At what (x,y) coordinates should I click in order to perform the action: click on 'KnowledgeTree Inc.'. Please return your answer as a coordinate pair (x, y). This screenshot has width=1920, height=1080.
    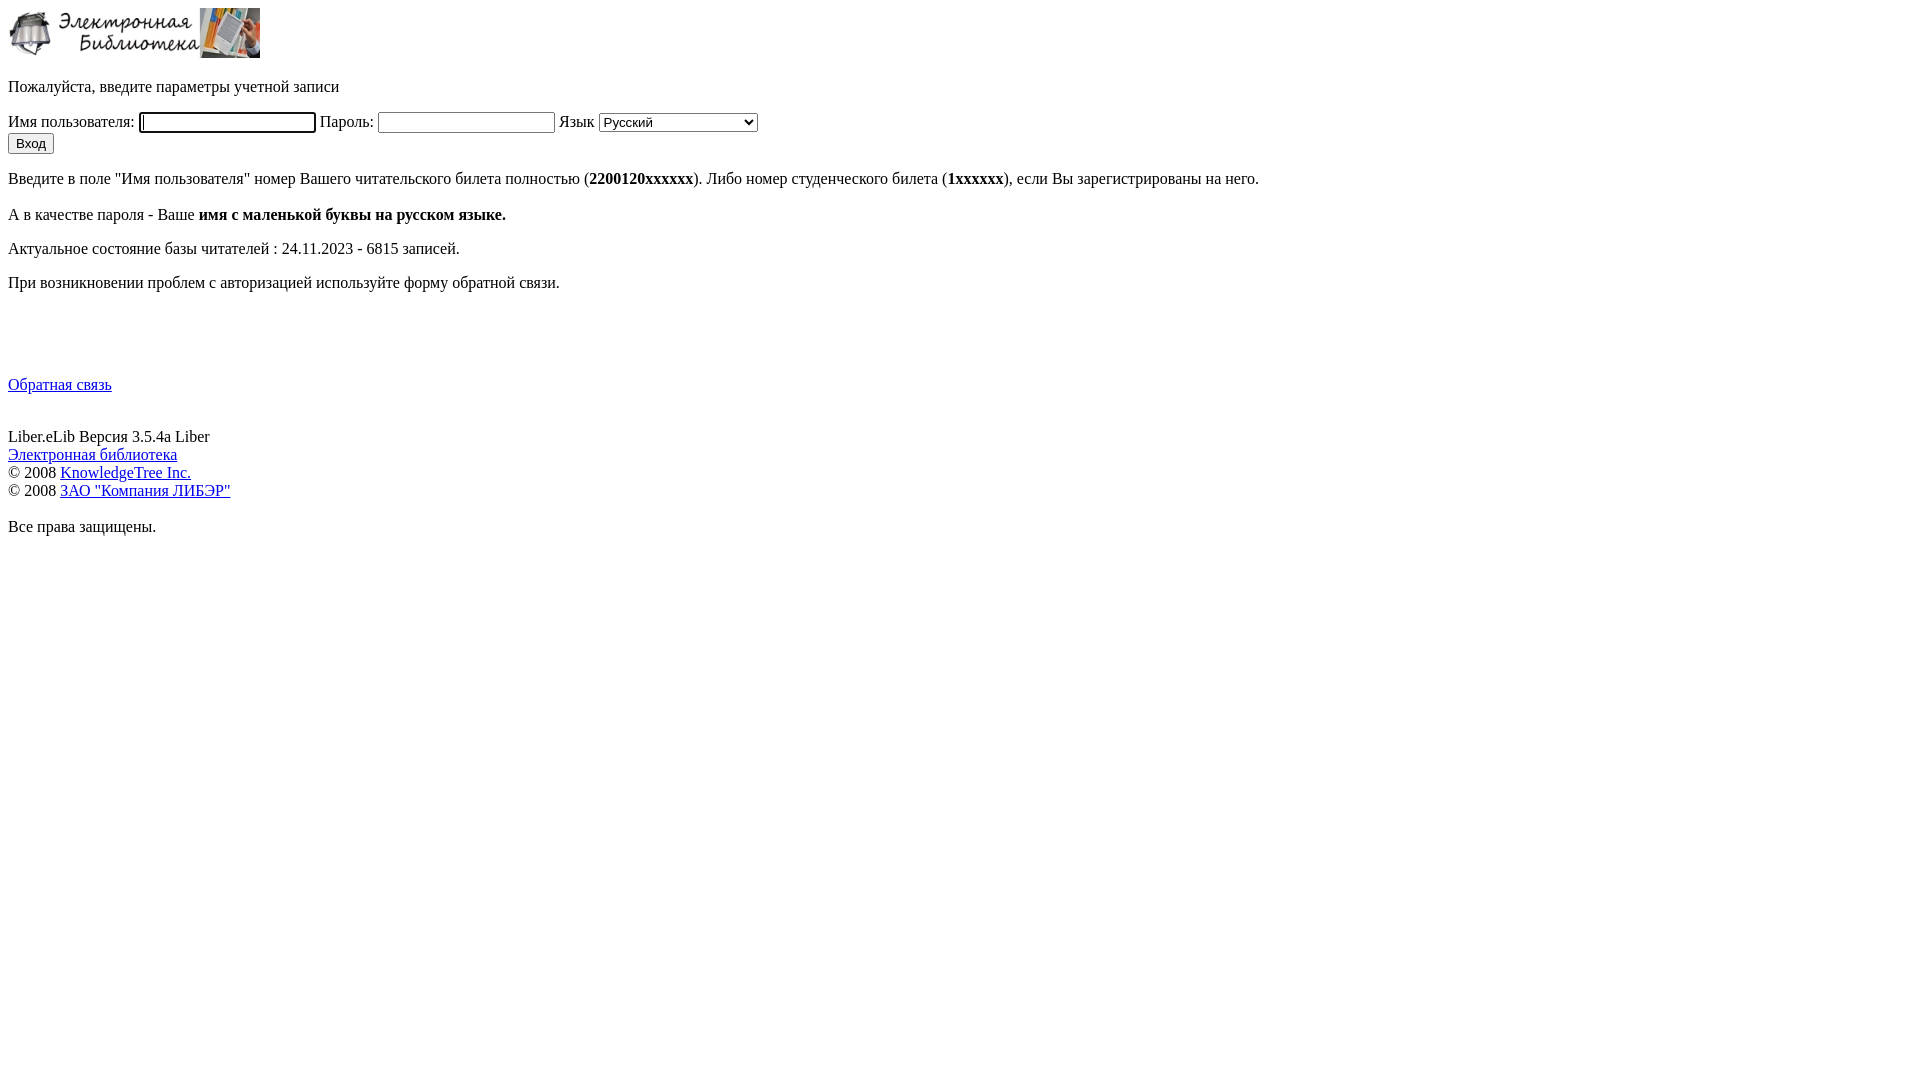
    Looking at the image, I should click on (124, 472).